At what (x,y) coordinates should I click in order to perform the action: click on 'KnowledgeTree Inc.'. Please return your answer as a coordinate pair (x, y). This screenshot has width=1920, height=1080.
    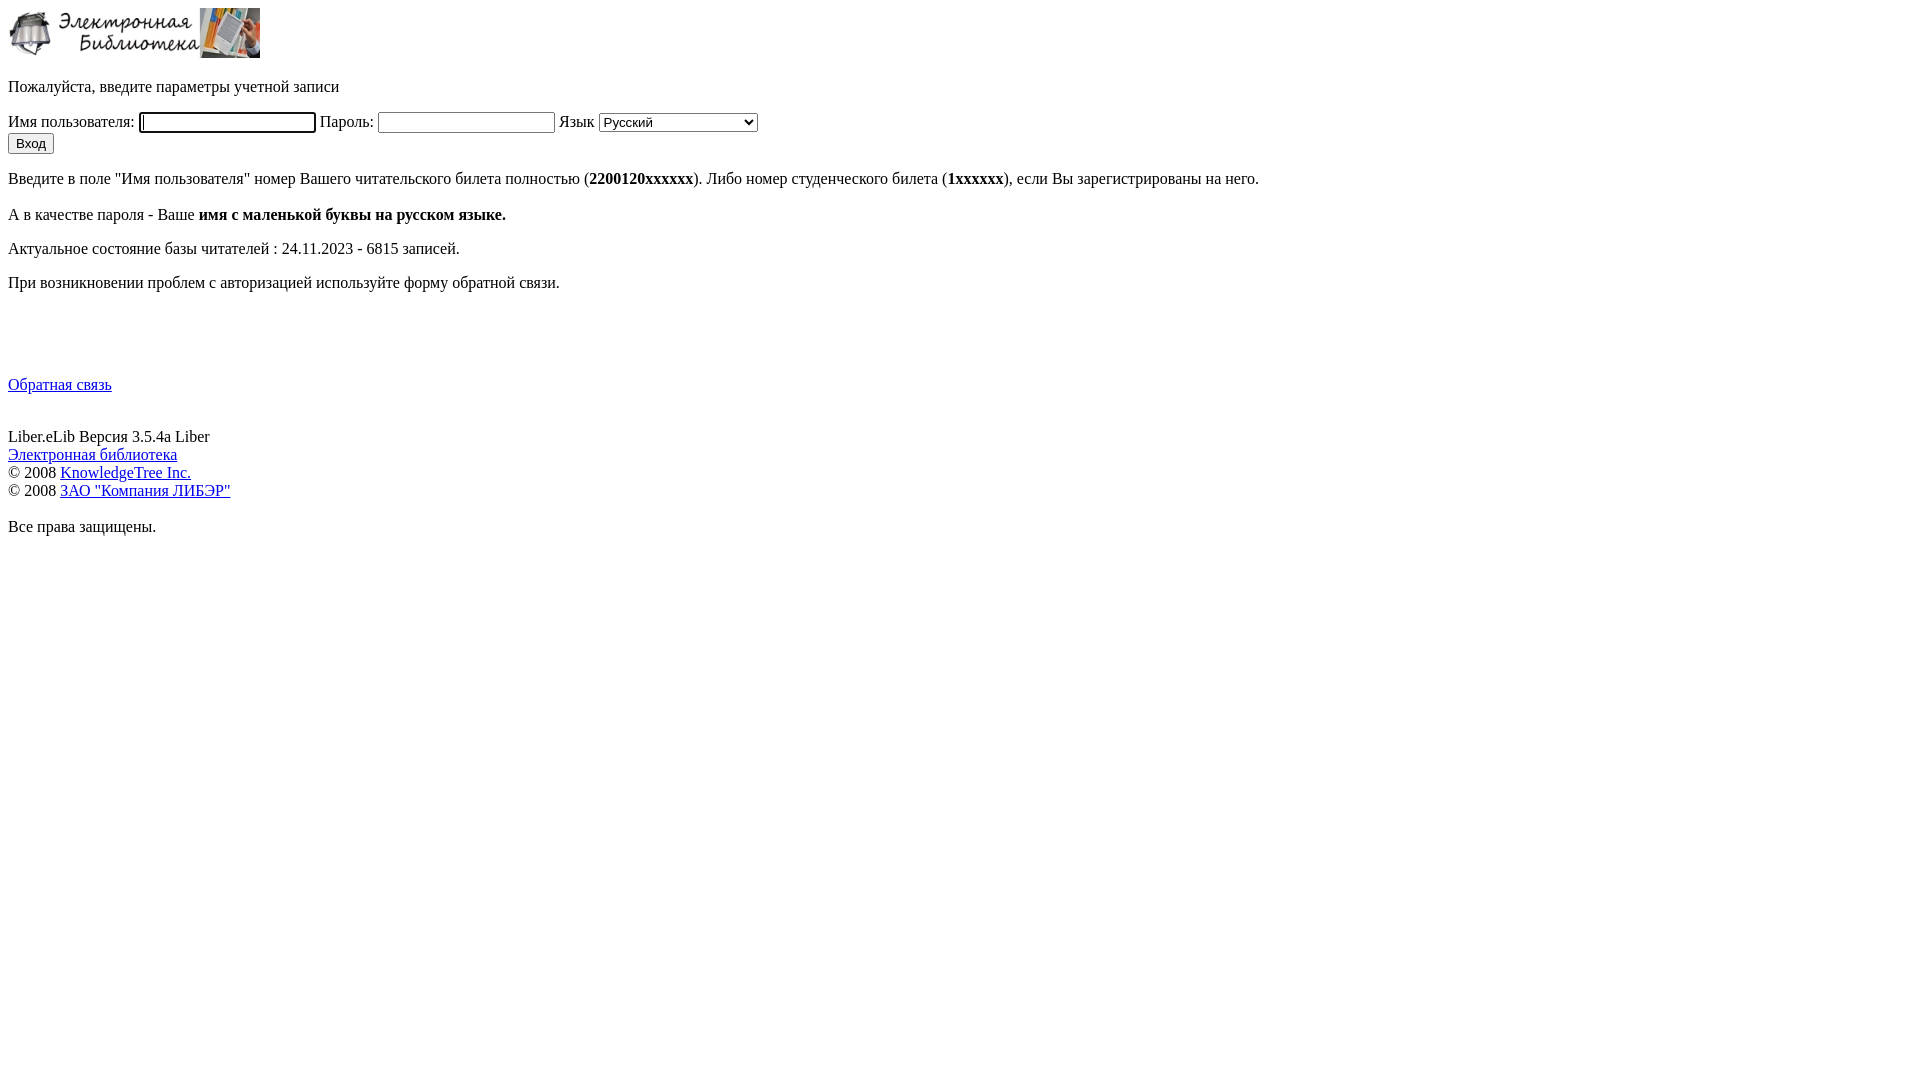
    Looking at the image, I should click on (124, 472).